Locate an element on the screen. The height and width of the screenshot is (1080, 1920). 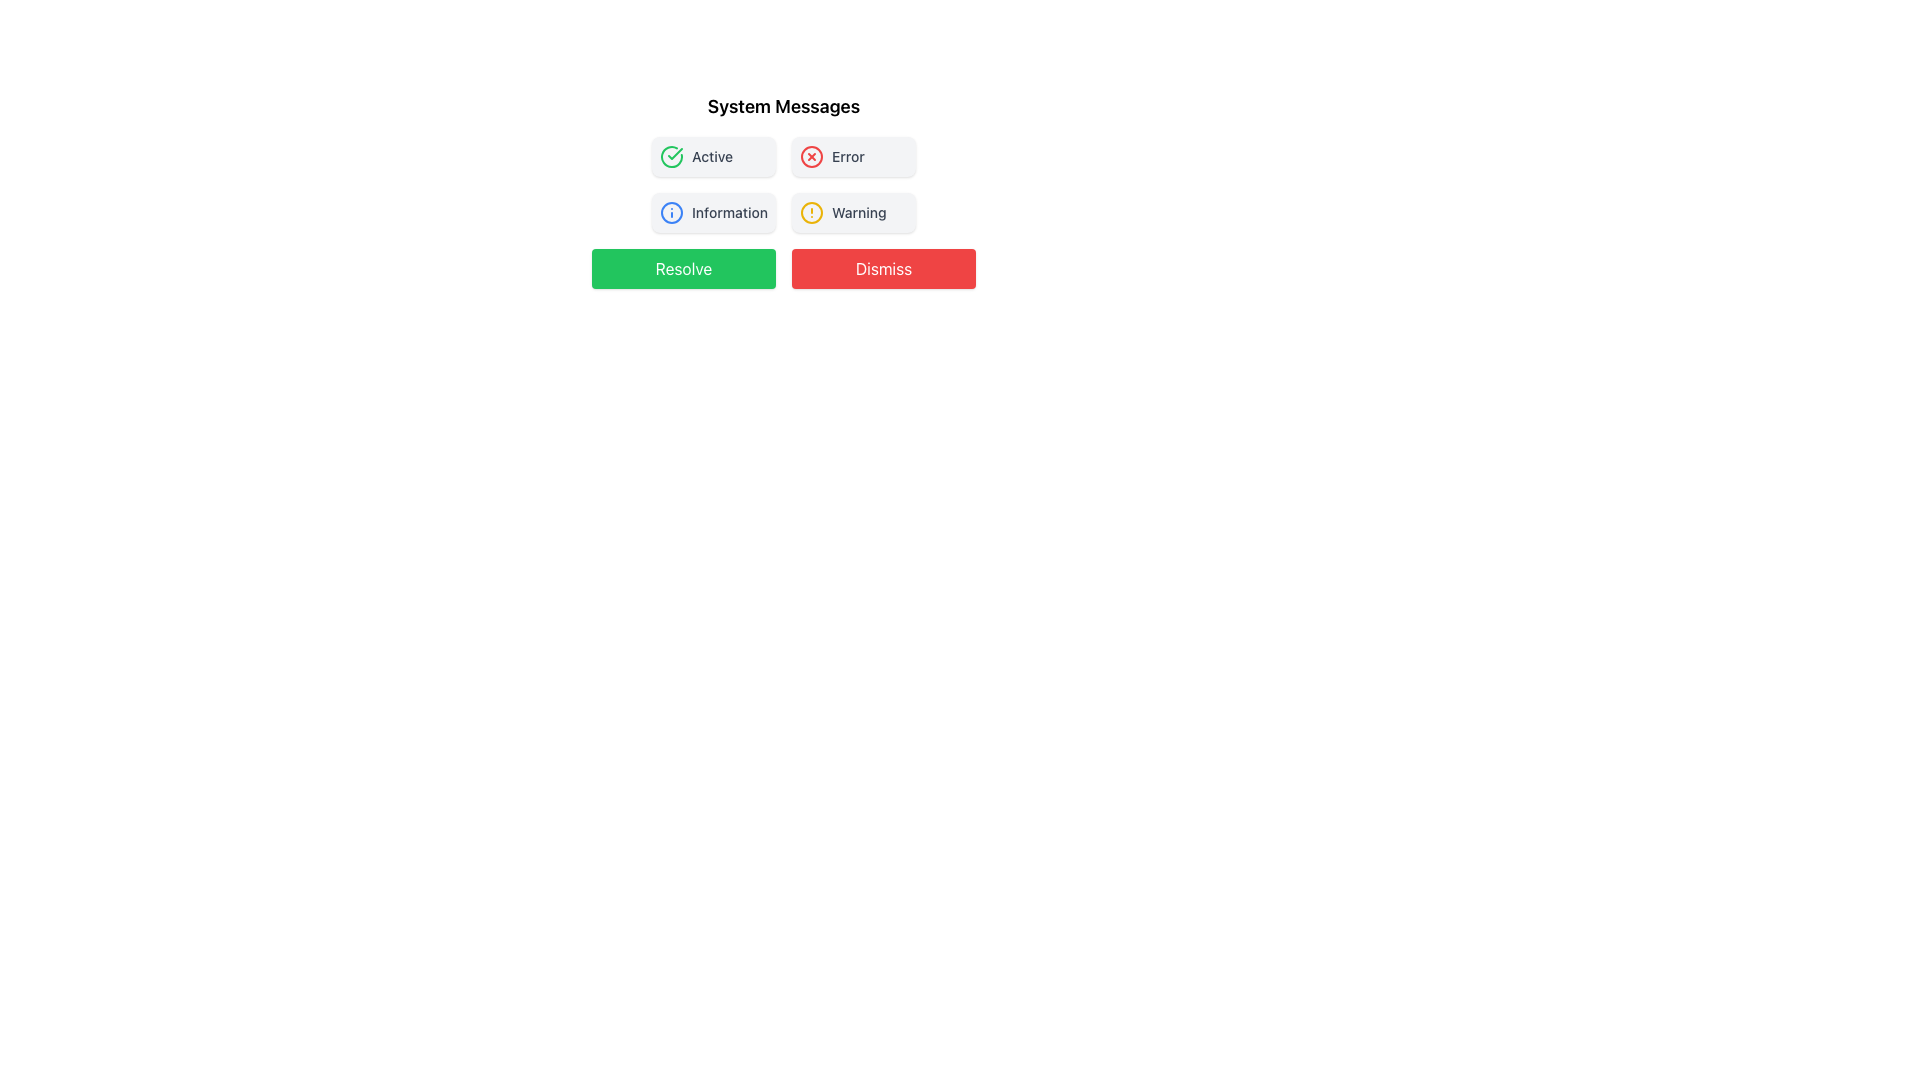
the leftmost error status indicator icon is located at coordinates (811, 156).